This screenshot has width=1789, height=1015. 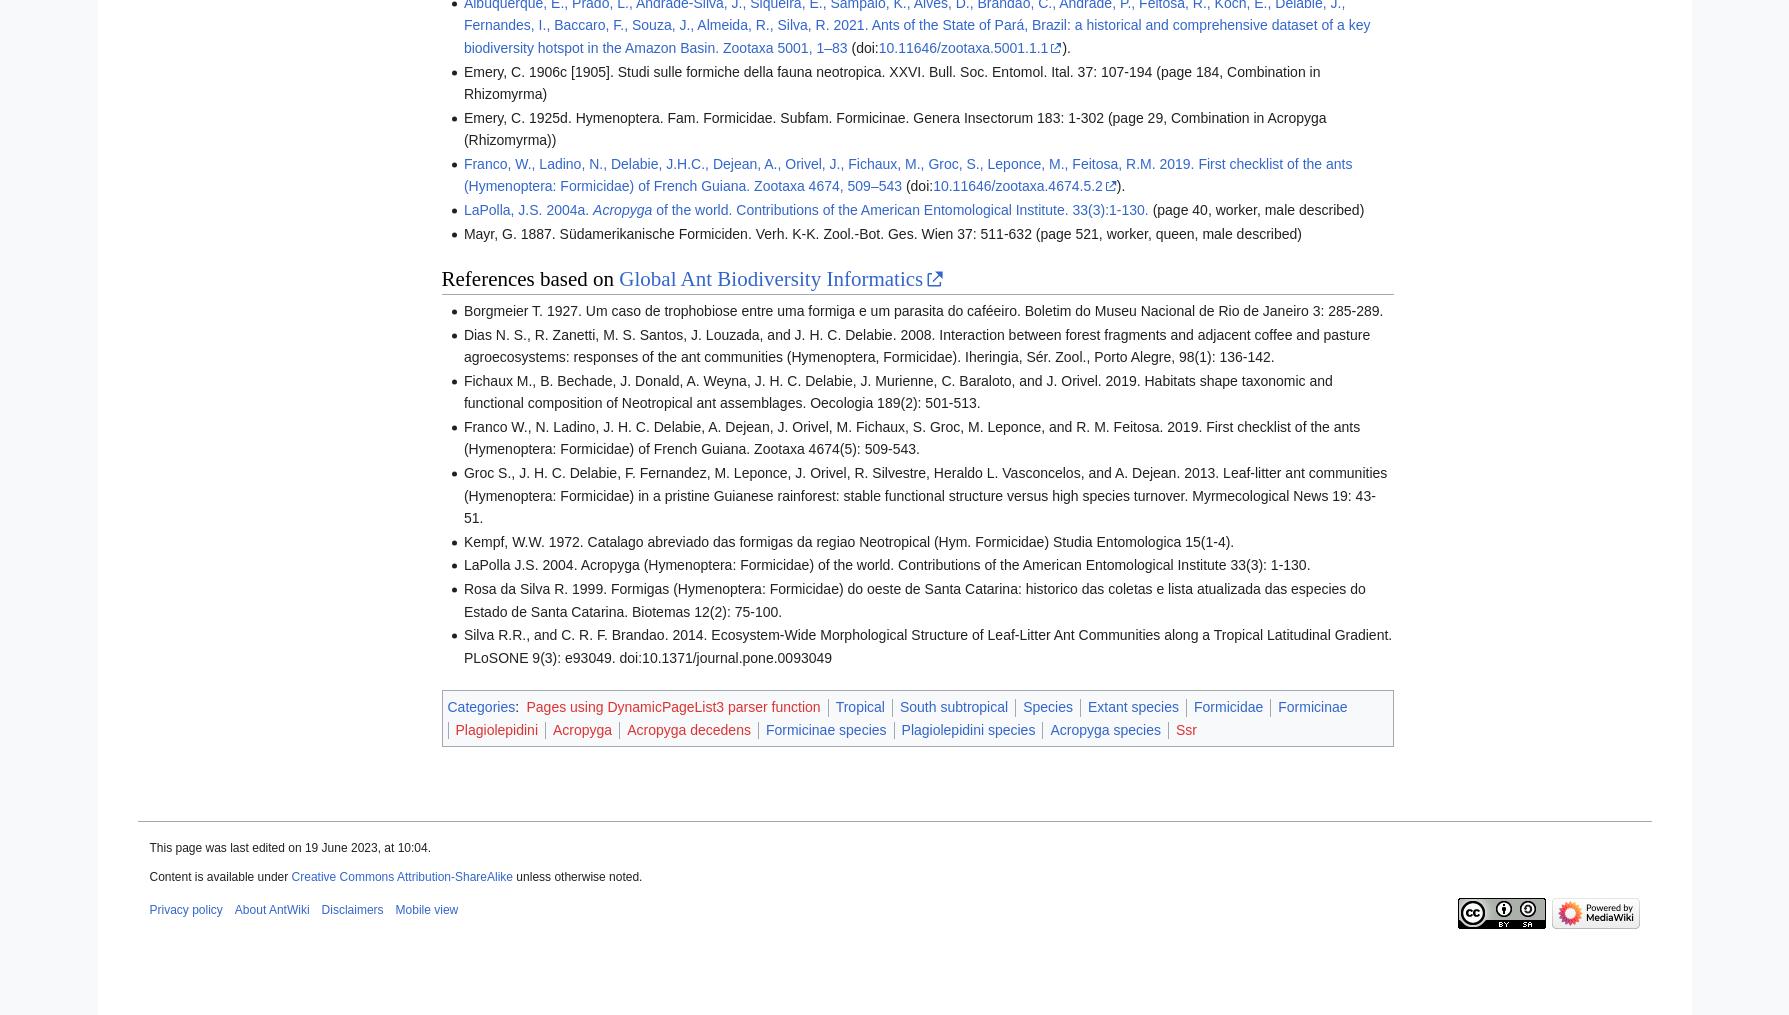 What do you see at coordinates (825, 727) in the screenshot?
I see `'Formicinae species'` at bounding box center [825, 727].